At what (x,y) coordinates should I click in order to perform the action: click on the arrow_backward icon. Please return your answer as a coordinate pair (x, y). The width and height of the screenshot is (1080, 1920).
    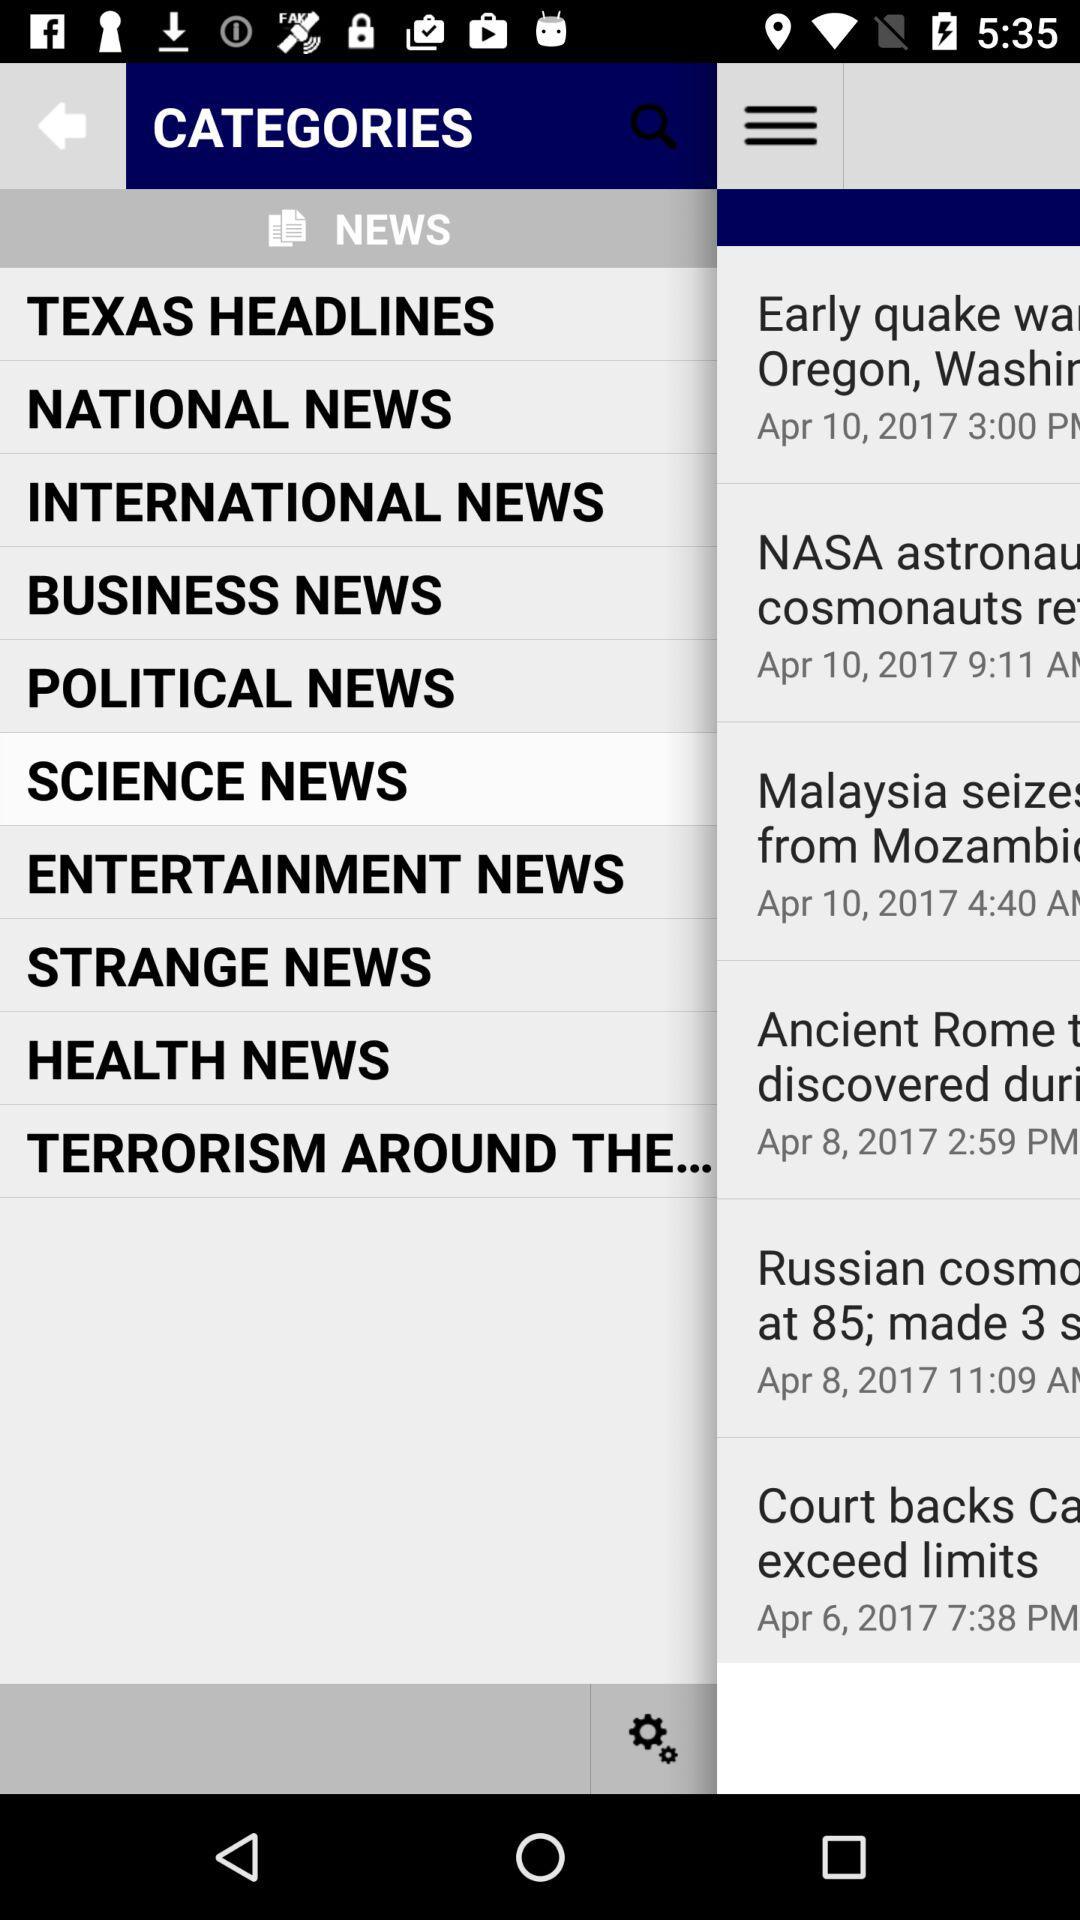
    Looking at the image, I should click on (61, 124).